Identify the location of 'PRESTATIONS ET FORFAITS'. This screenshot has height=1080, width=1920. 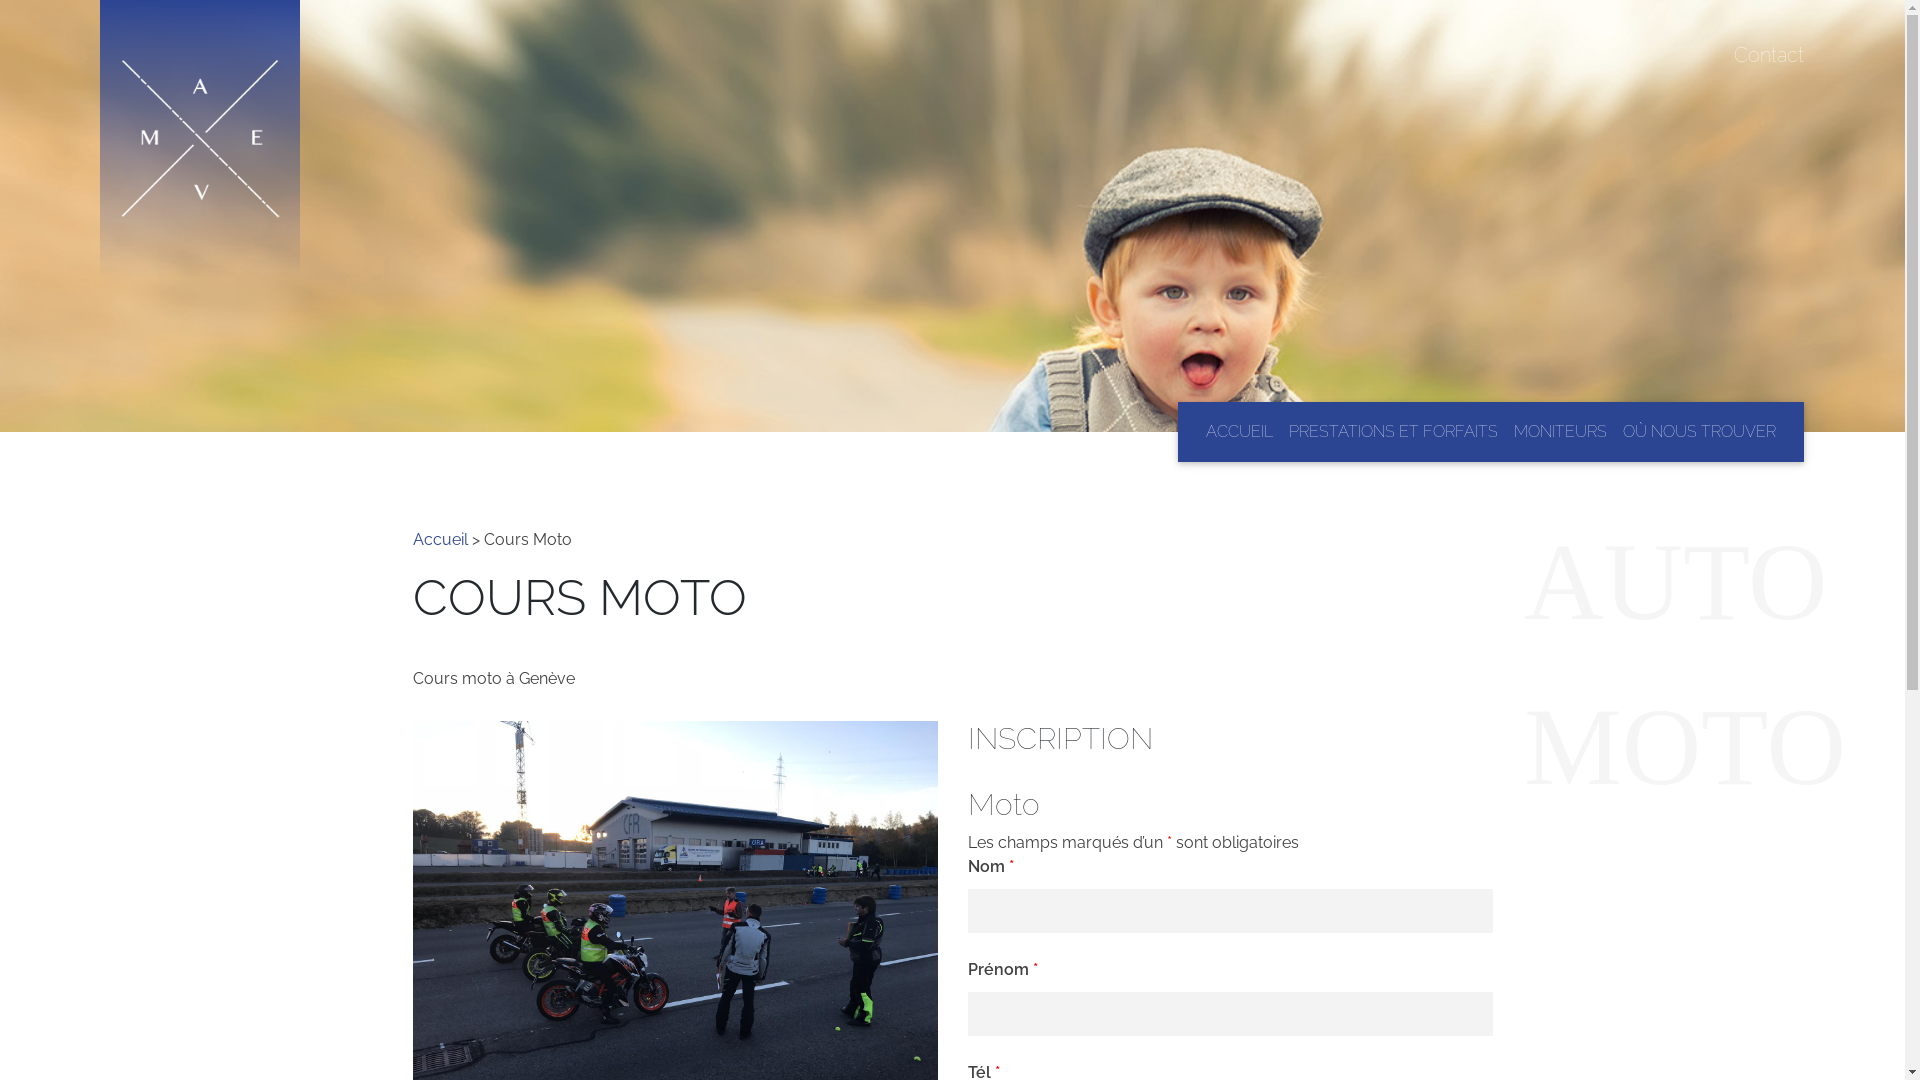
(1281, 431).